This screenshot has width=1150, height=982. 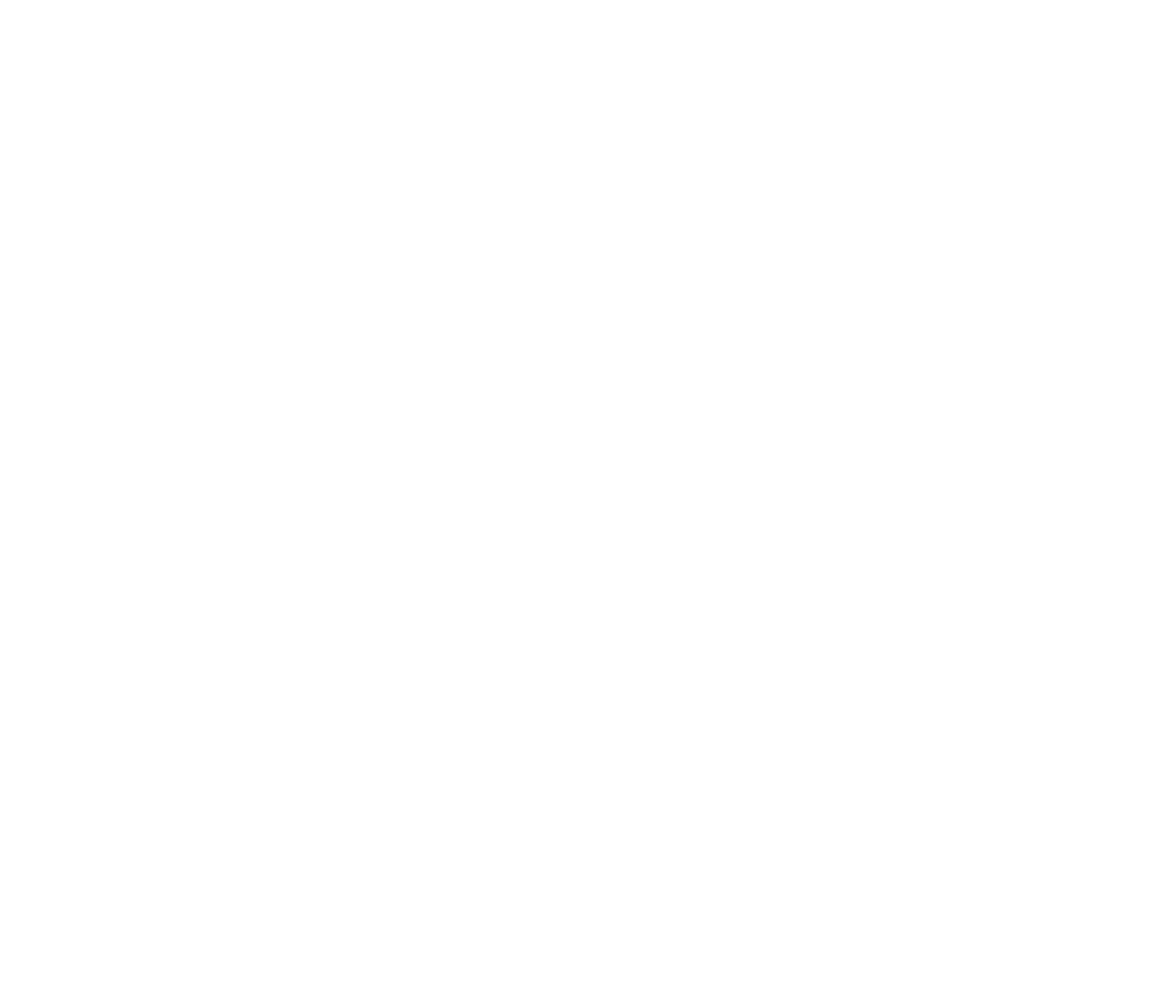 What do you see at coordinates (776, 664) in the screenshot?
I see `'Sleeps 4'` at bounding box center [776, 664].